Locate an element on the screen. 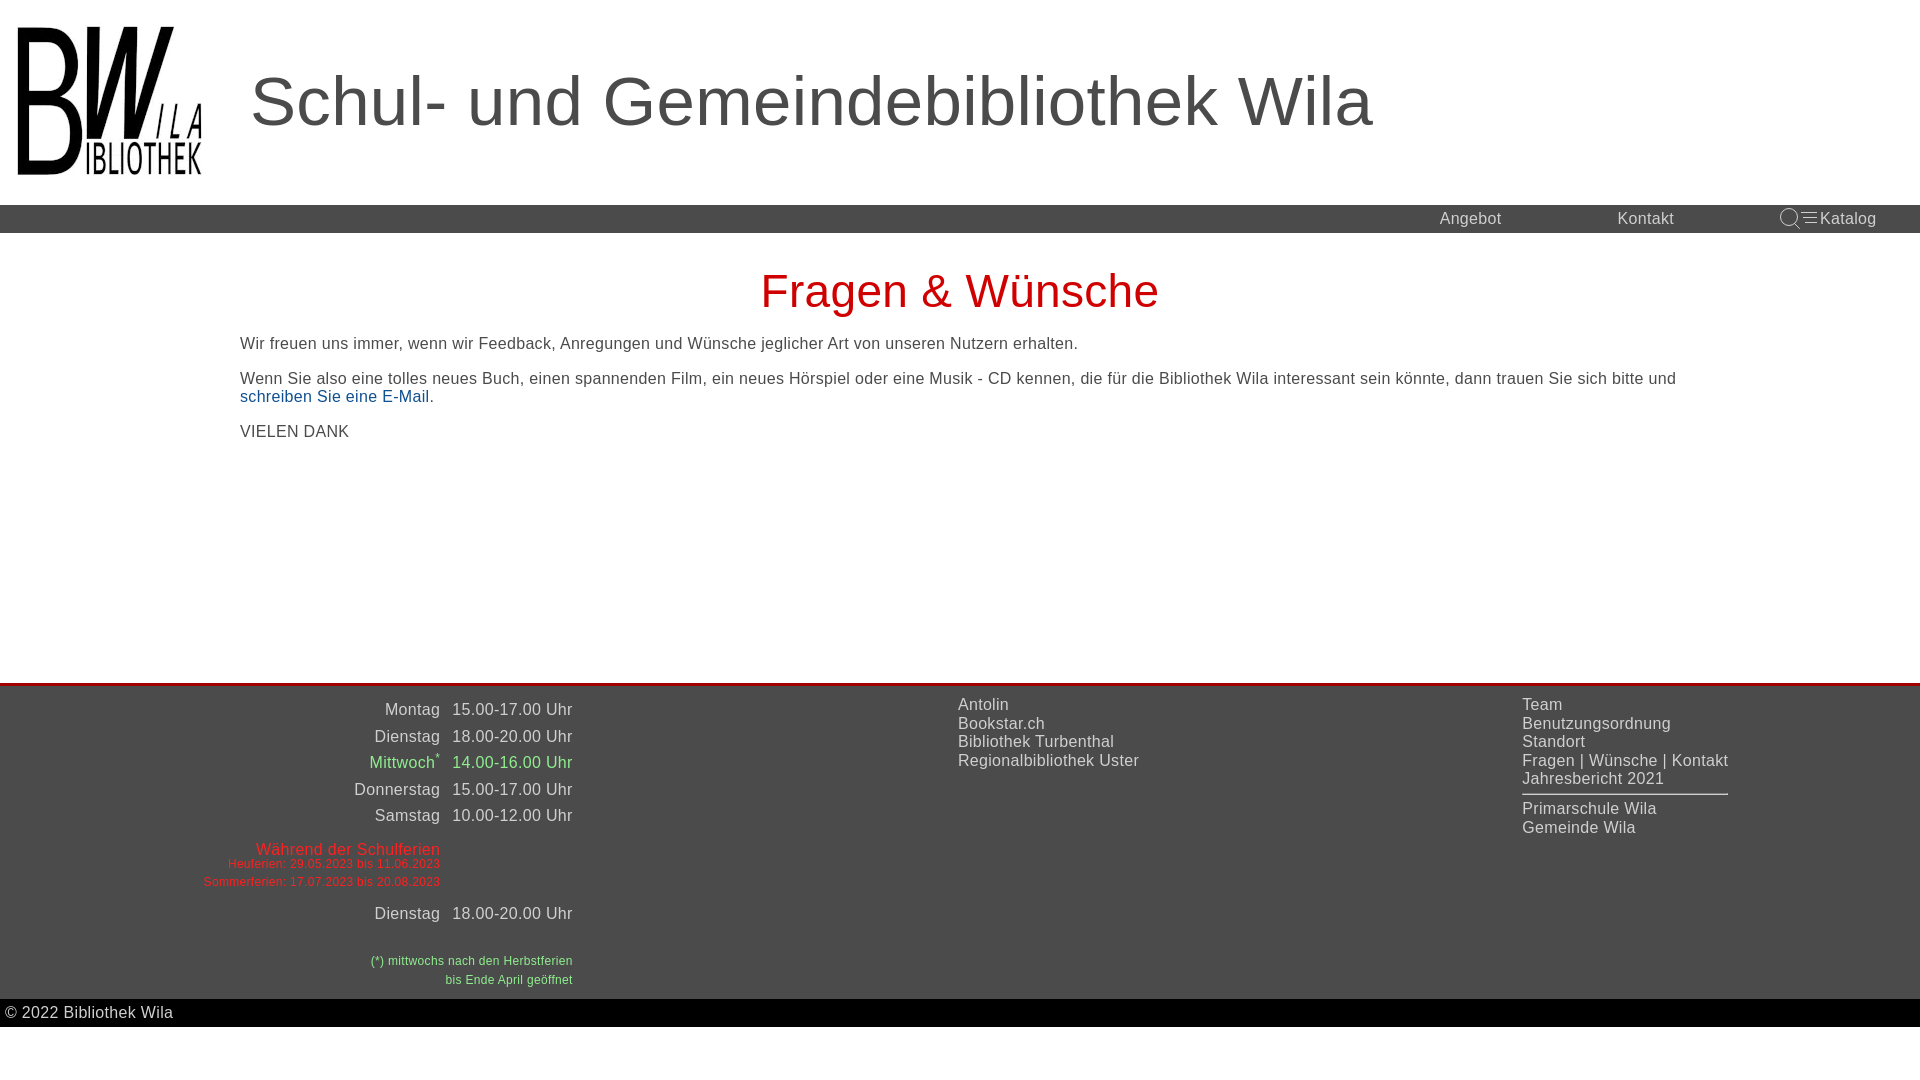 This screenshot has height=1080, width=1920. 'Jahresbericht 2021' is located at coordinates (1592, 777).